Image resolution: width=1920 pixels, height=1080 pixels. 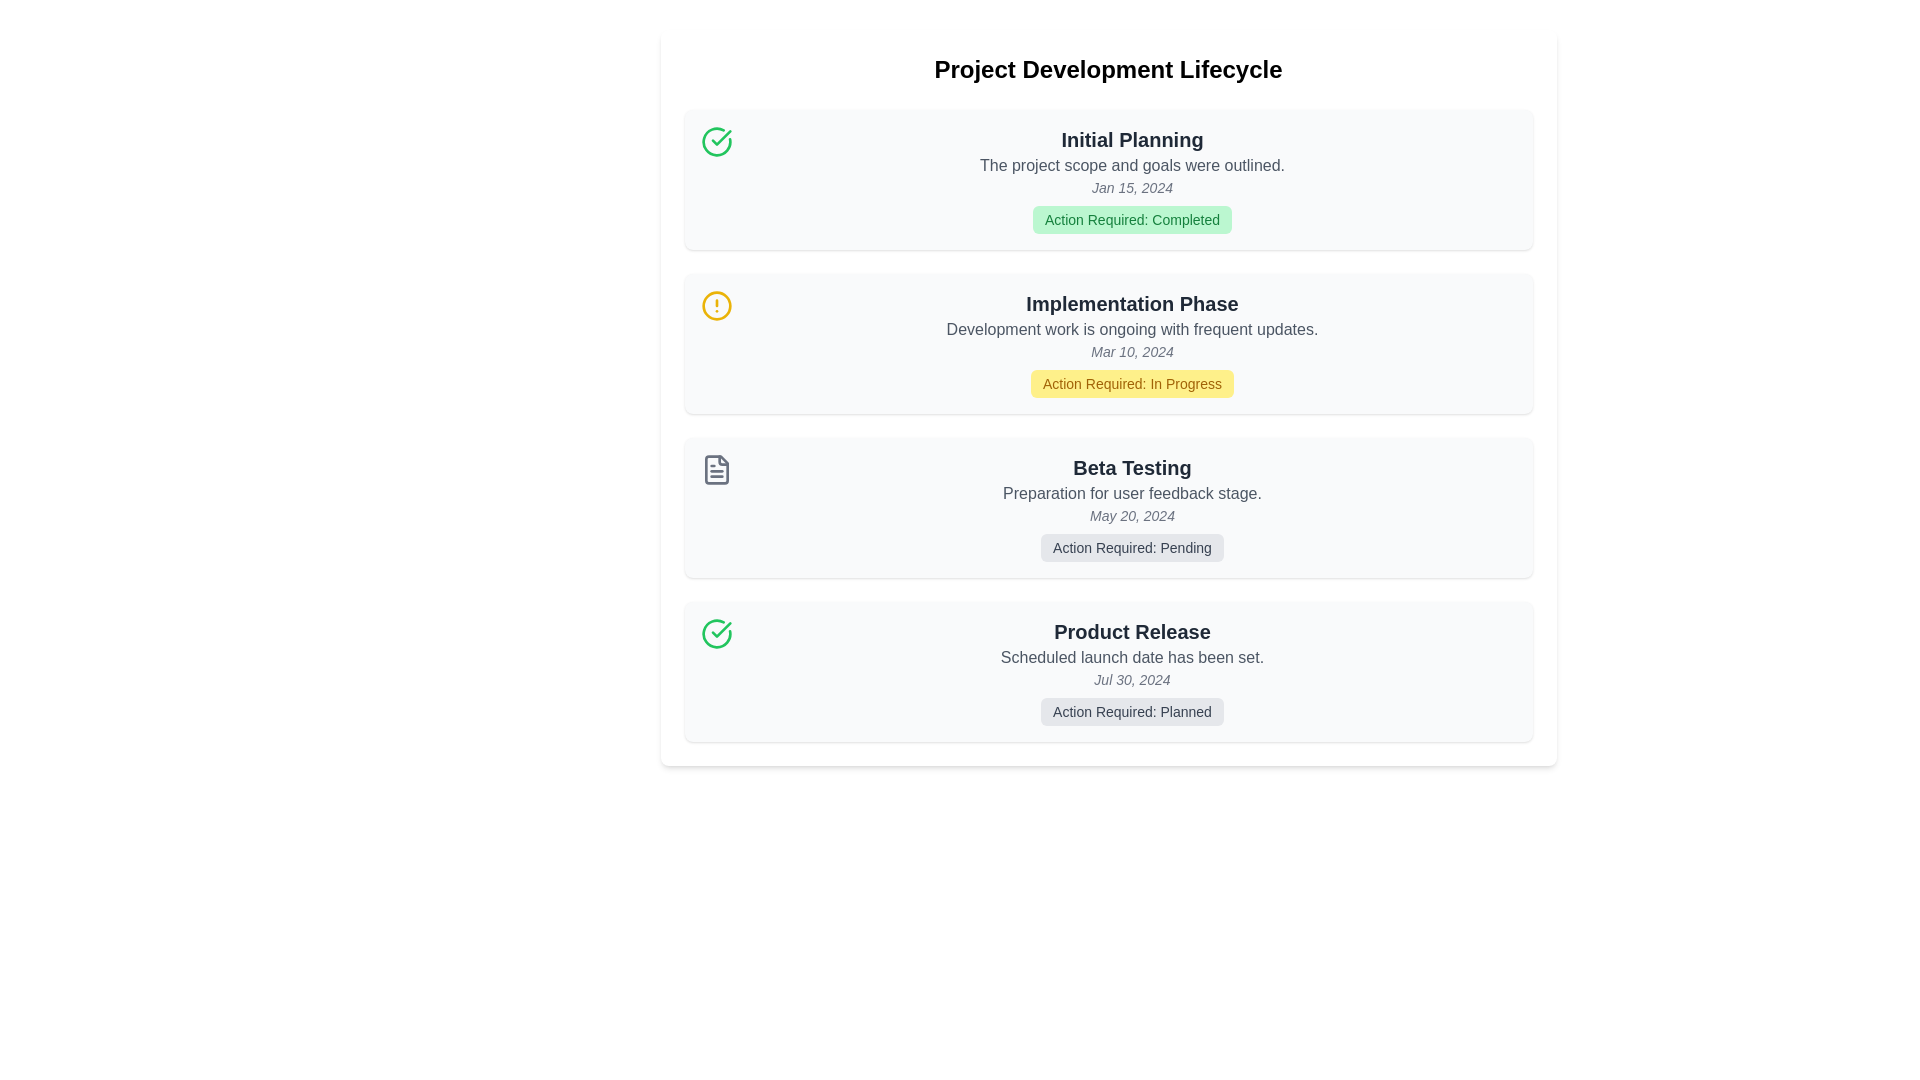 I want to click on the Text Label that serves as the title for the active stage in the project lifecycle, positioned under the 'Implementation Phase' section header, so click(x=1132, y=304).